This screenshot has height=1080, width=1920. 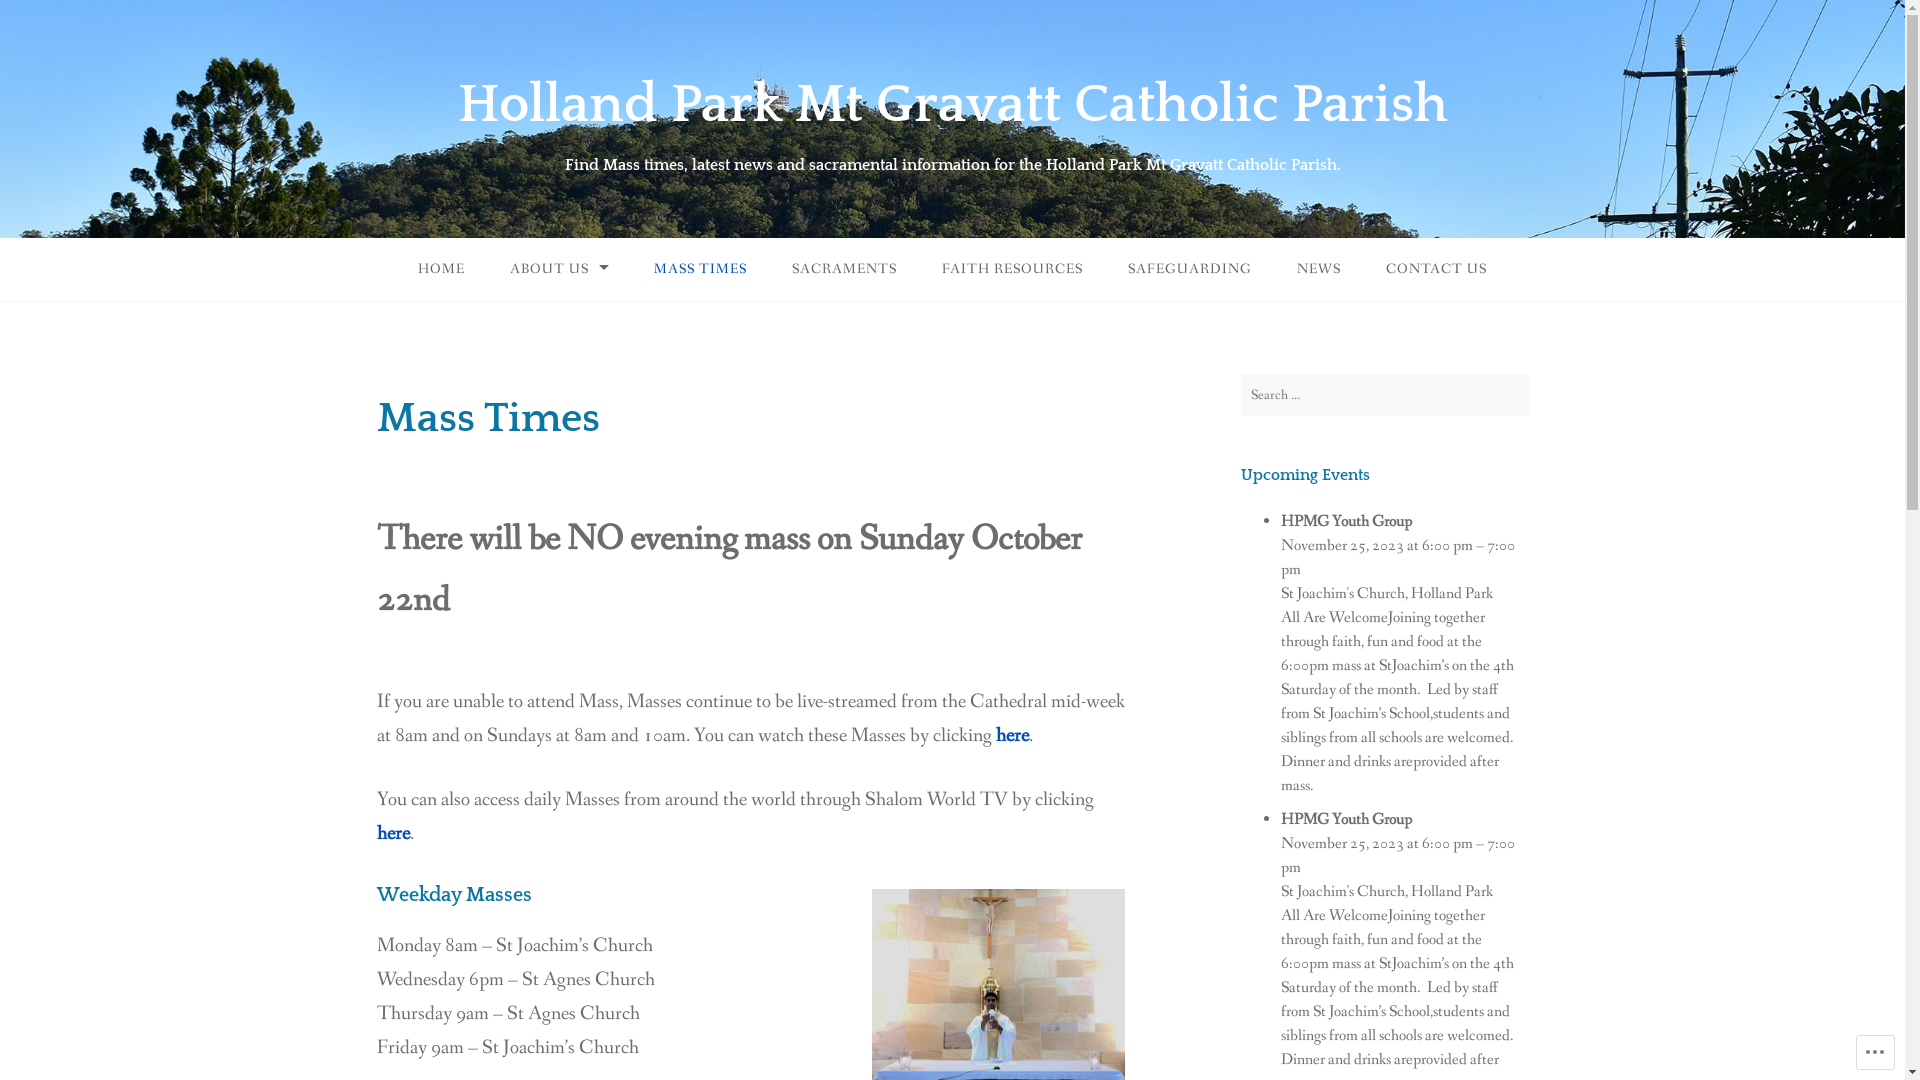 I want to click on 'here', so click(x=392, y=833).